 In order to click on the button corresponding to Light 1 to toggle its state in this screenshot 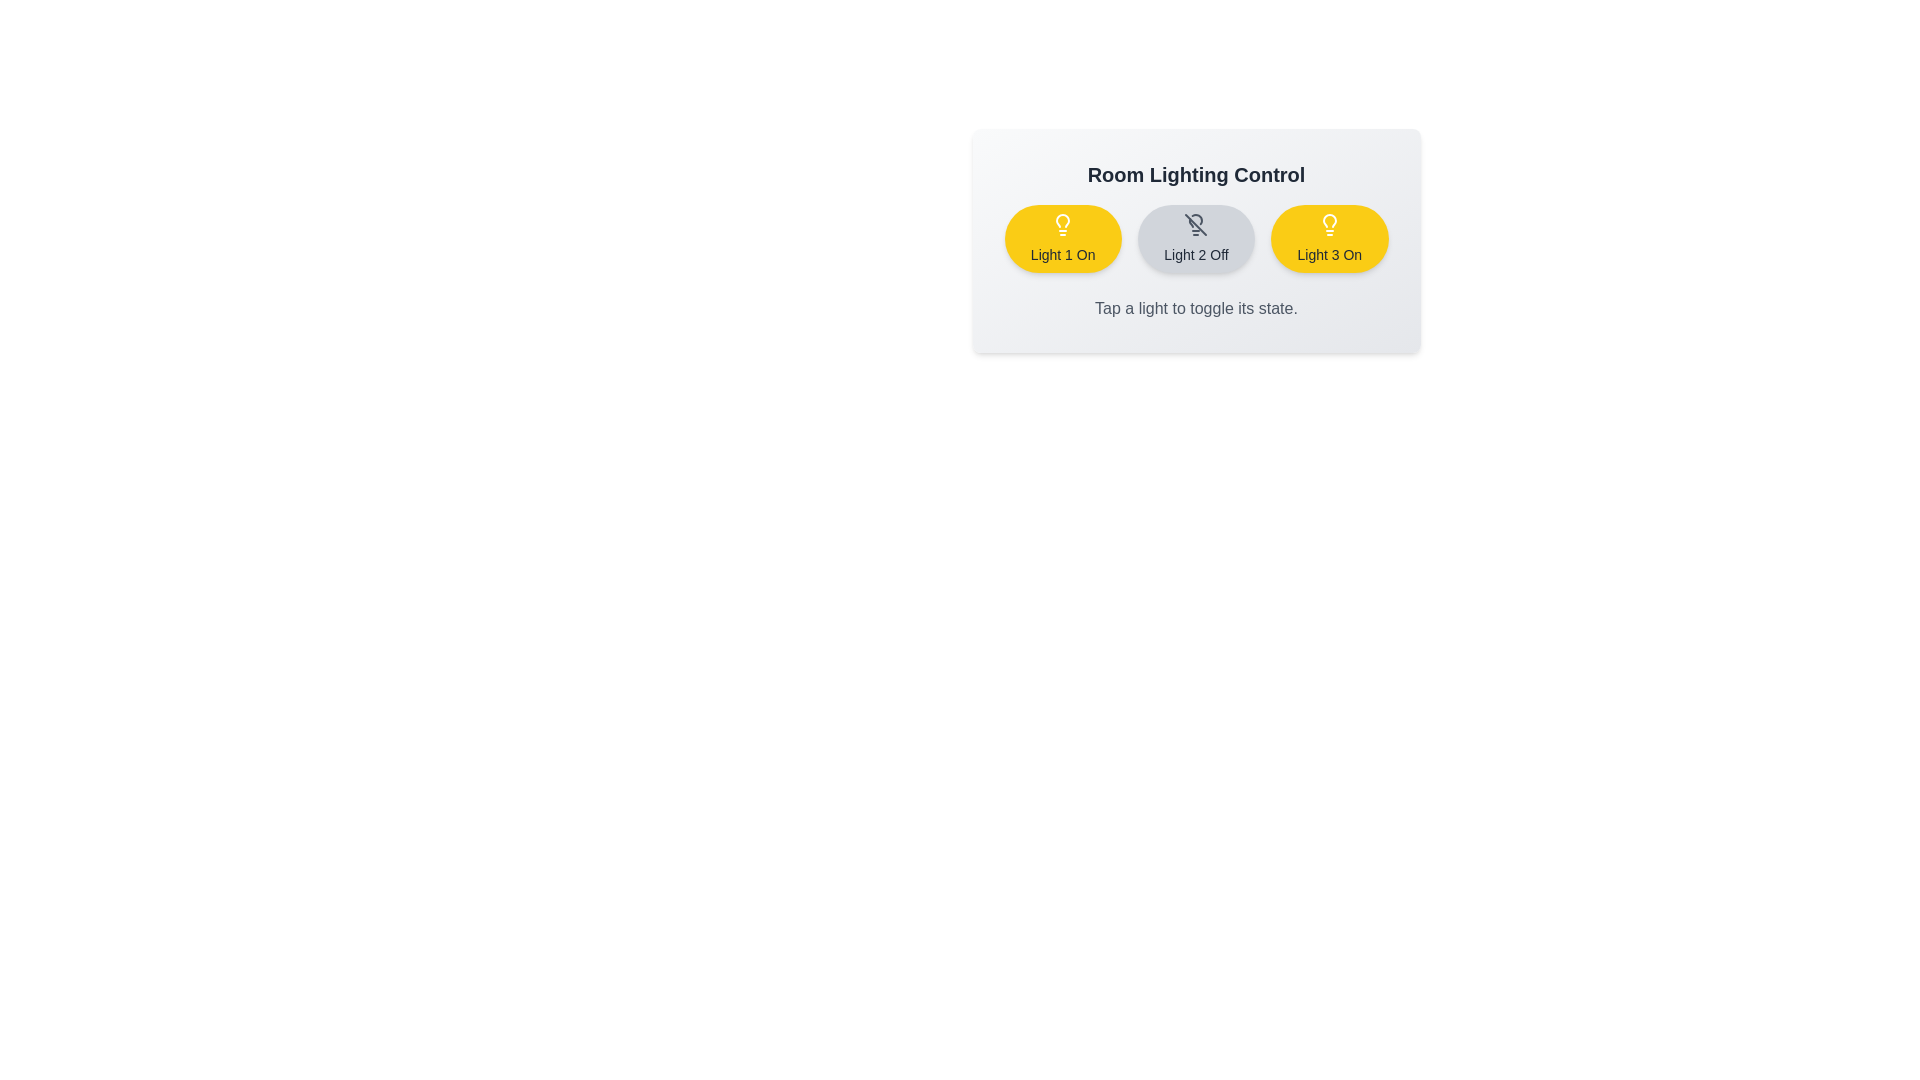, I will do `click(1062, 238)`.